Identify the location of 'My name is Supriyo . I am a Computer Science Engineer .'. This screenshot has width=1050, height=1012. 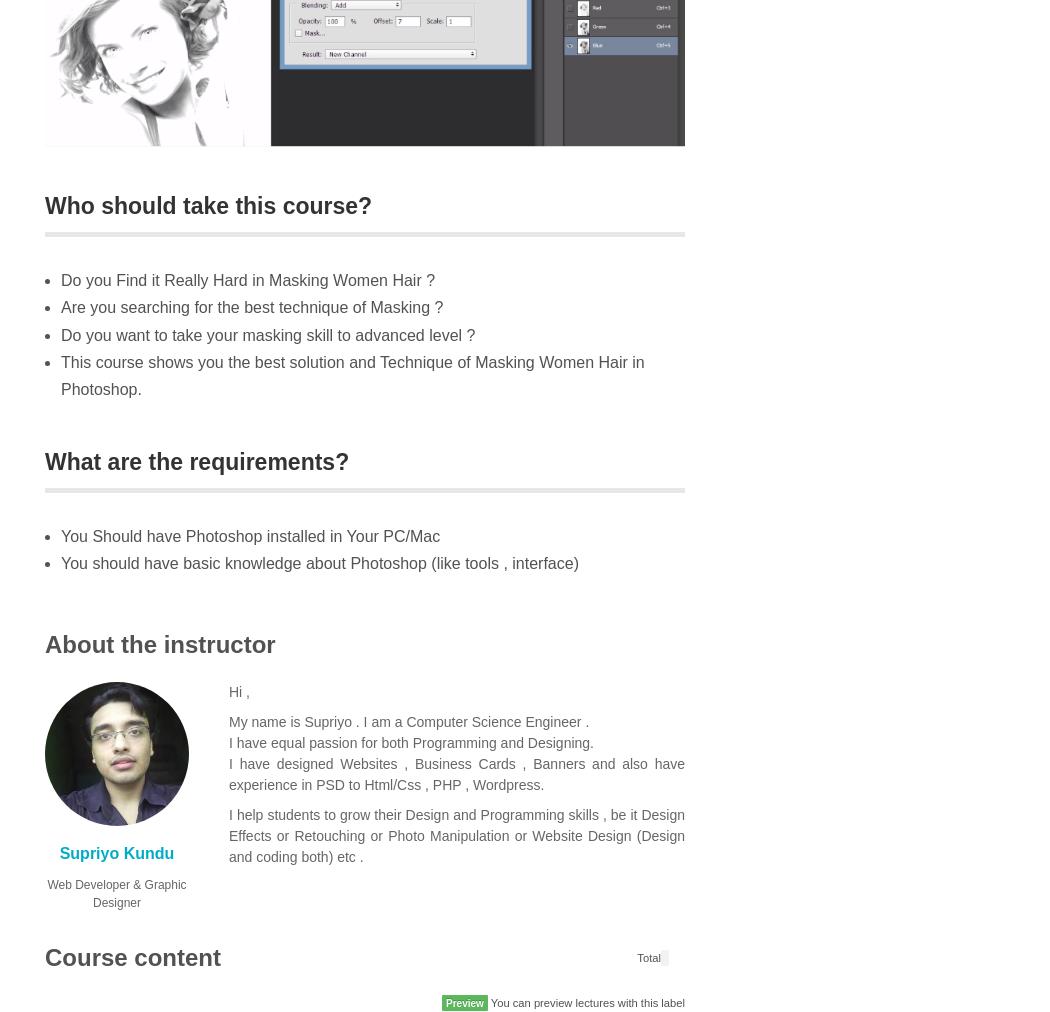
(408, 721).